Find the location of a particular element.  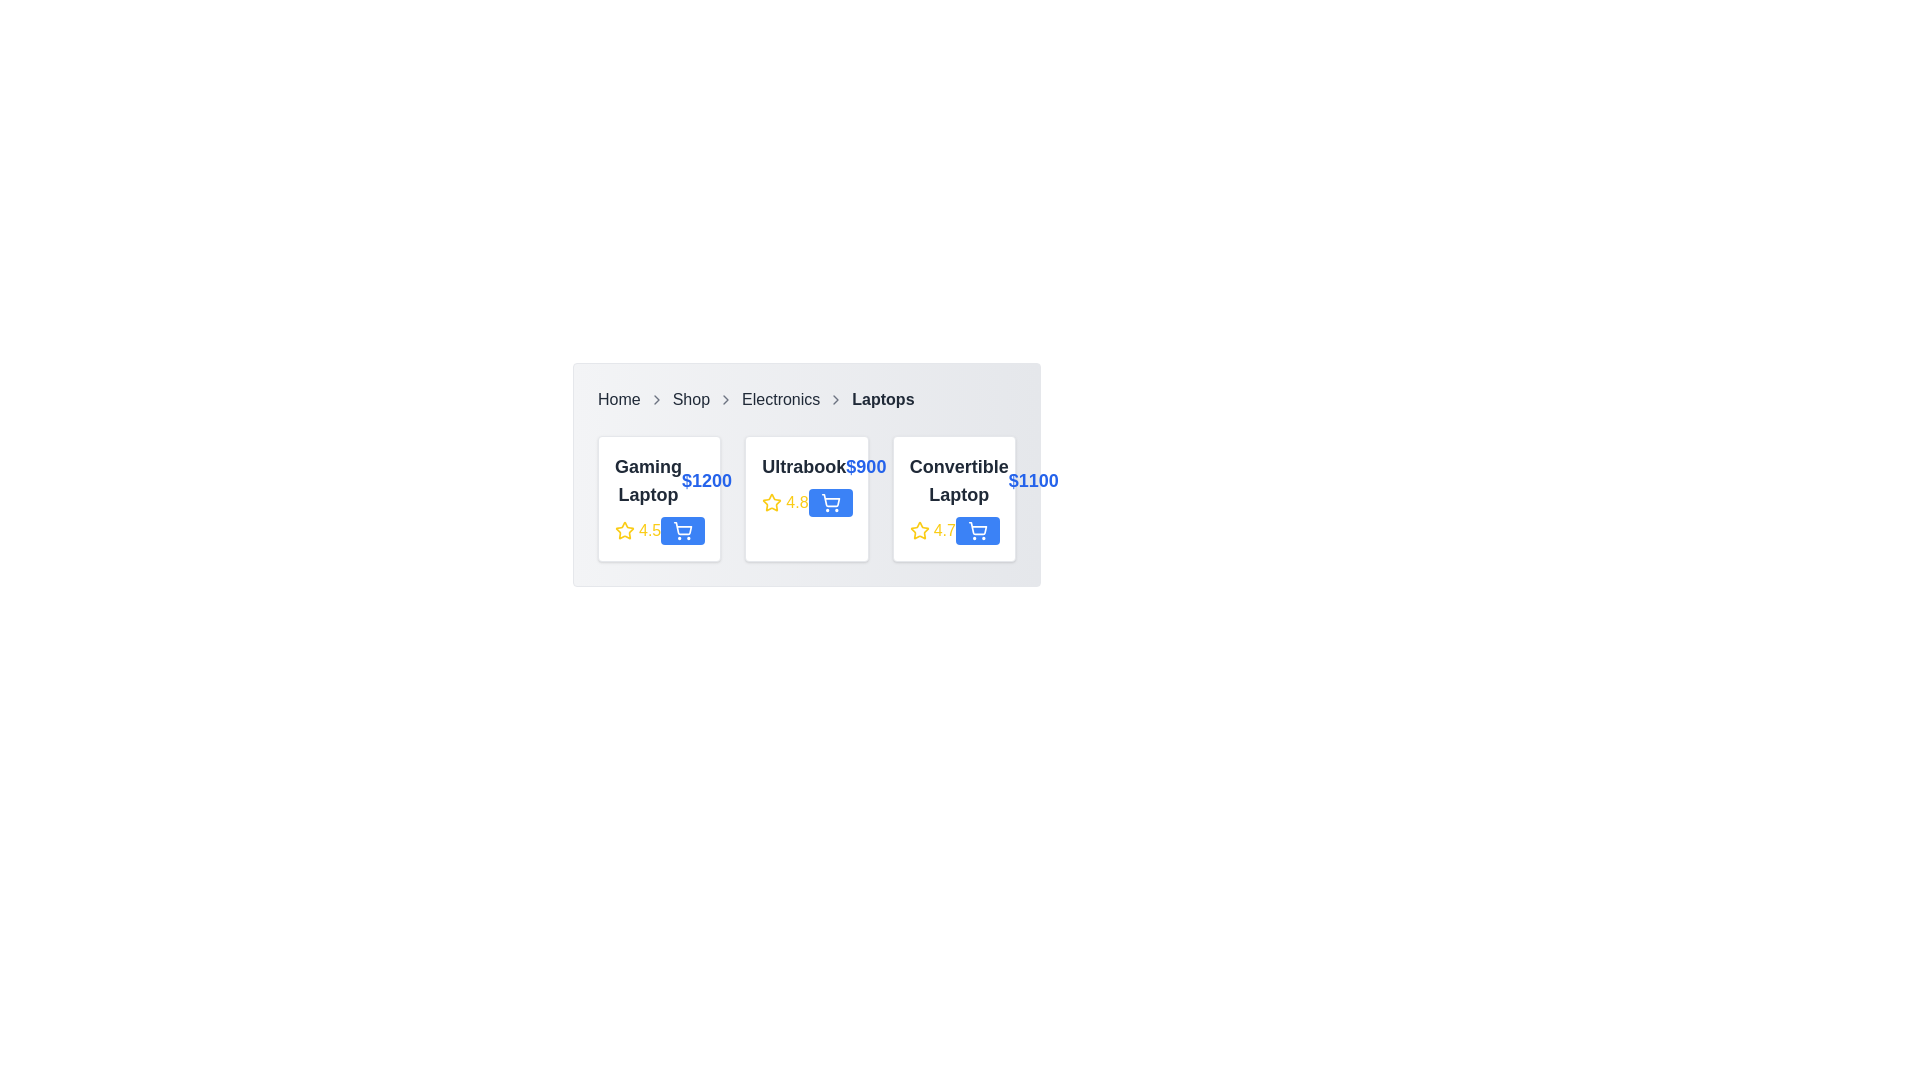

the 'Add to Cart' button located at the bottom right of the 'Convertible Laptop' product card is located at coordinates (977, 530).